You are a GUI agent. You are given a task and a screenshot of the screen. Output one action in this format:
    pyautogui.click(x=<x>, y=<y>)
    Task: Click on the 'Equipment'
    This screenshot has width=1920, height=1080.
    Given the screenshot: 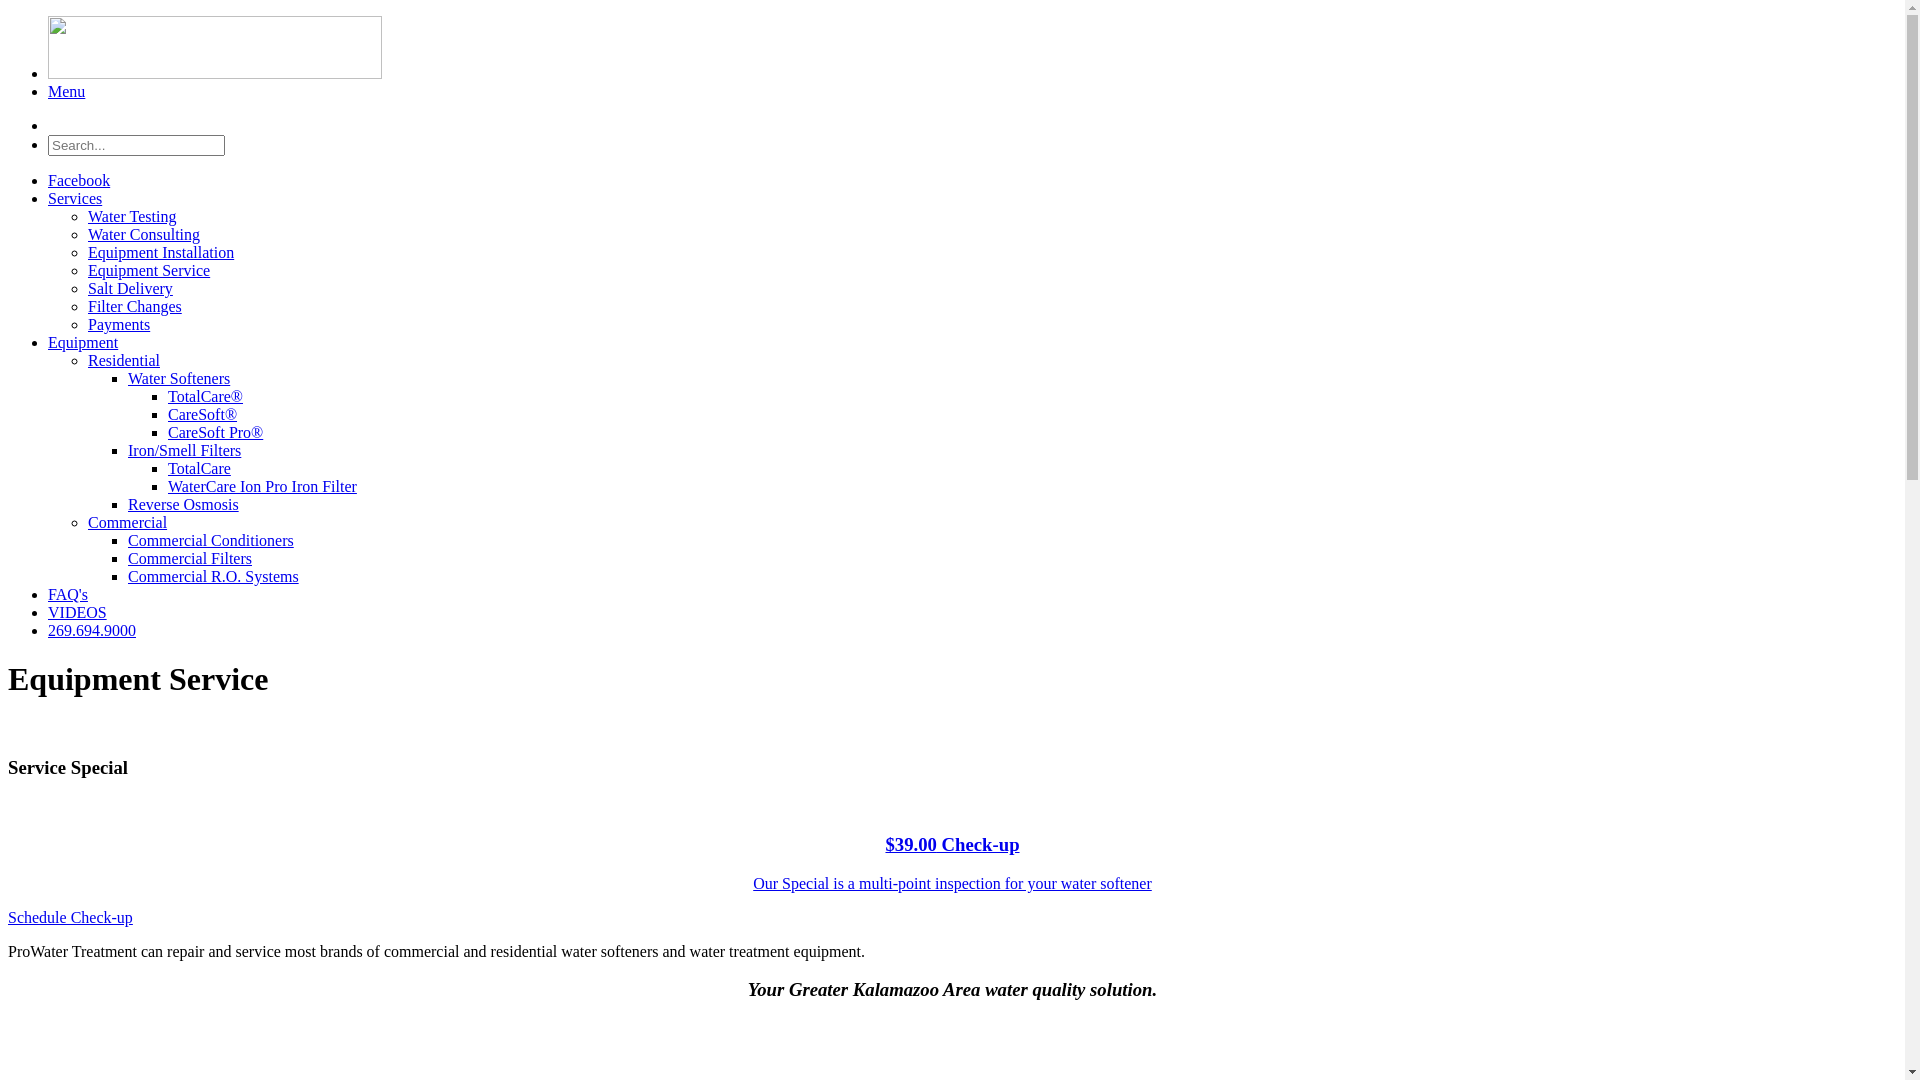 What is the action you would take?
    pyautogui.click(x=81, y=341)
    